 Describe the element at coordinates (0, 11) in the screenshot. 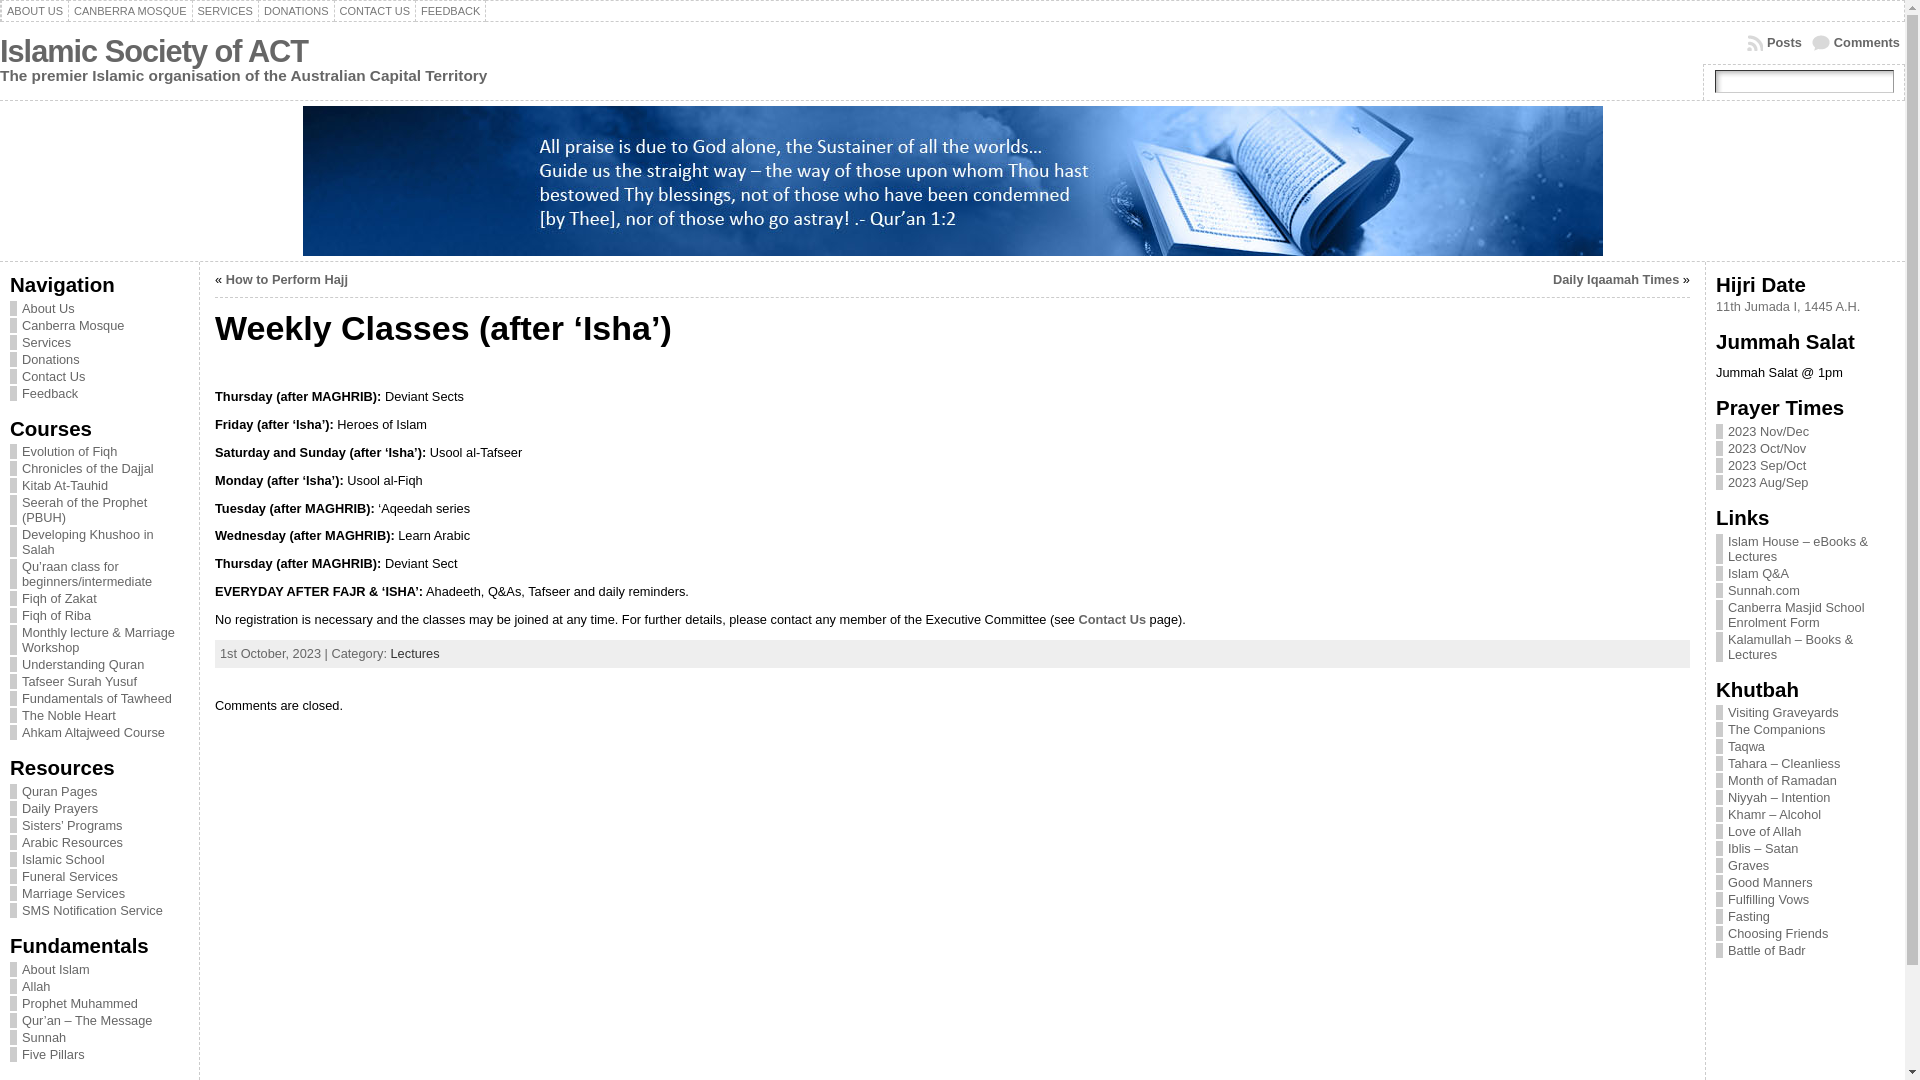

I see `'ABOUT US'` at that location.